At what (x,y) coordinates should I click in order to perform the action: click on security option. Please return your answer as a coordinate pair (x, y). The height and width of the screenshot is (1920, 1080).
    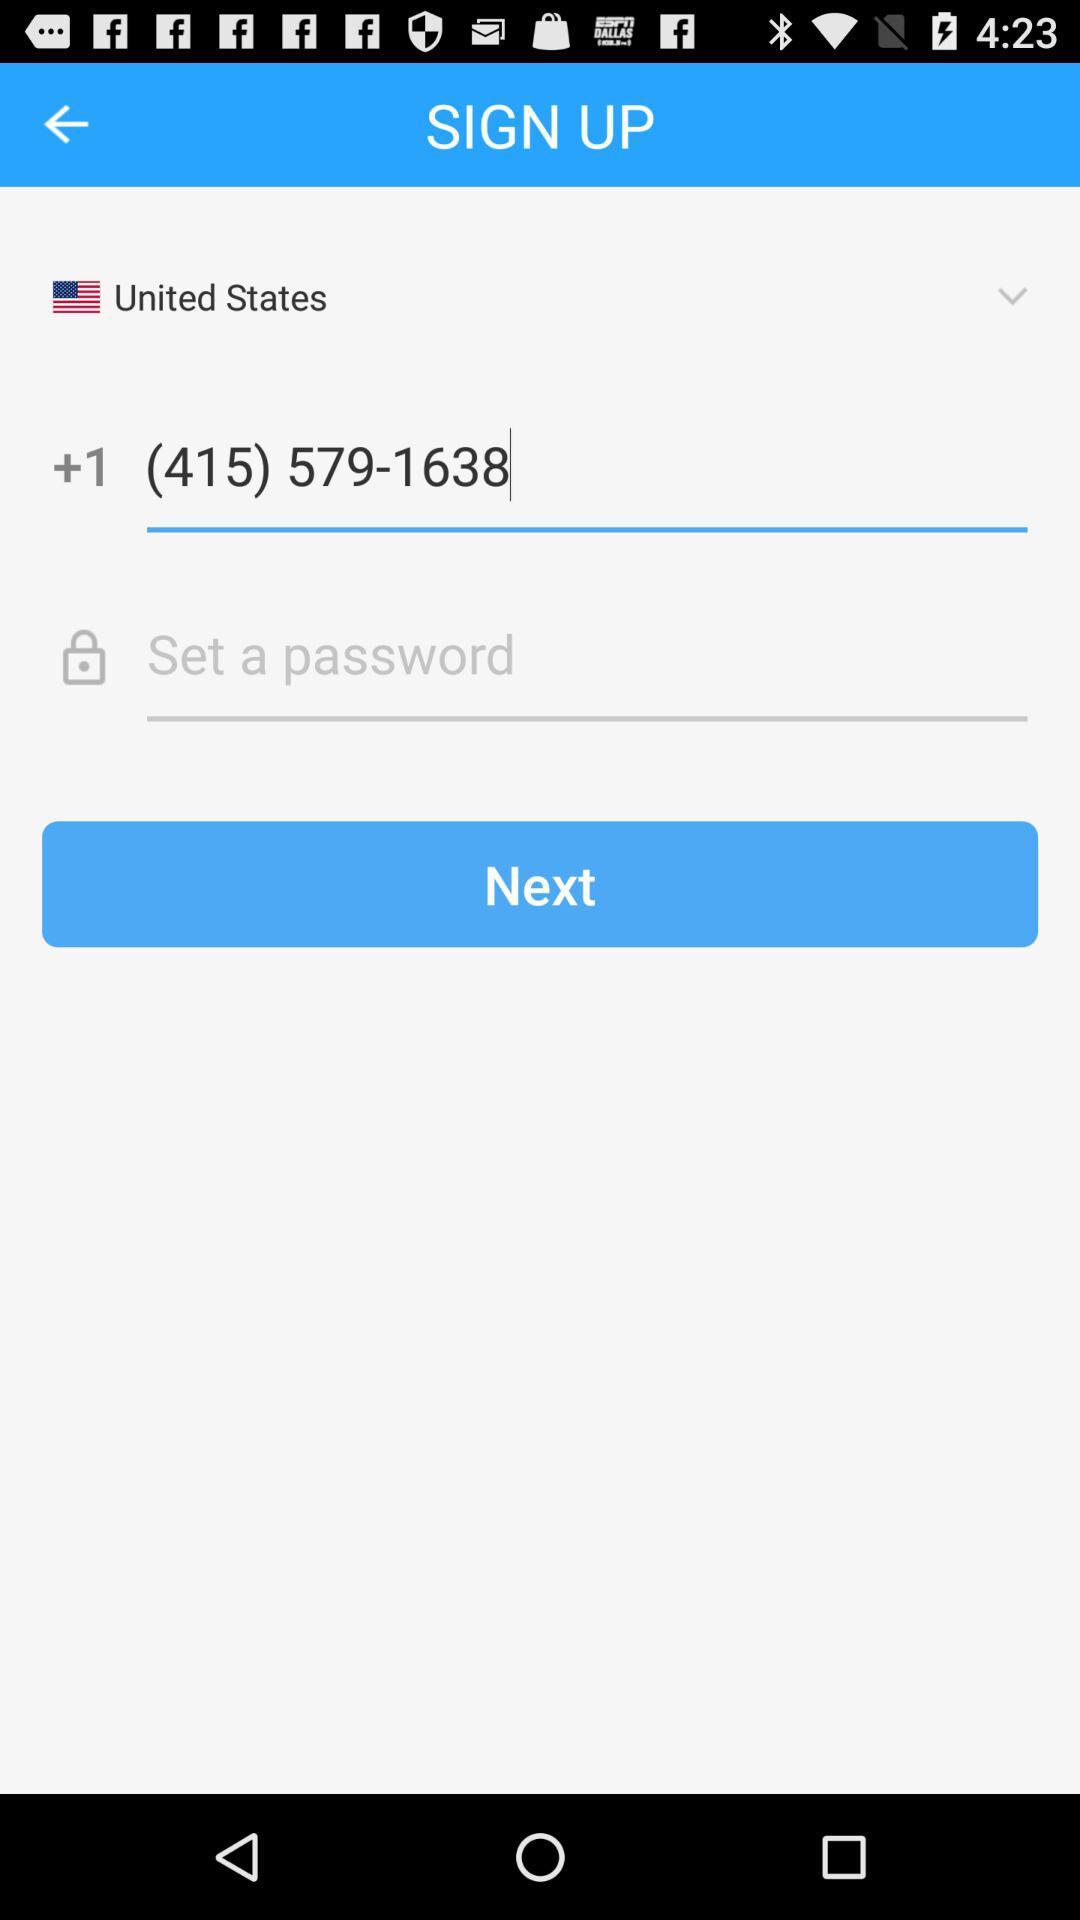
    Looking at the image, I should click on (586, 653).